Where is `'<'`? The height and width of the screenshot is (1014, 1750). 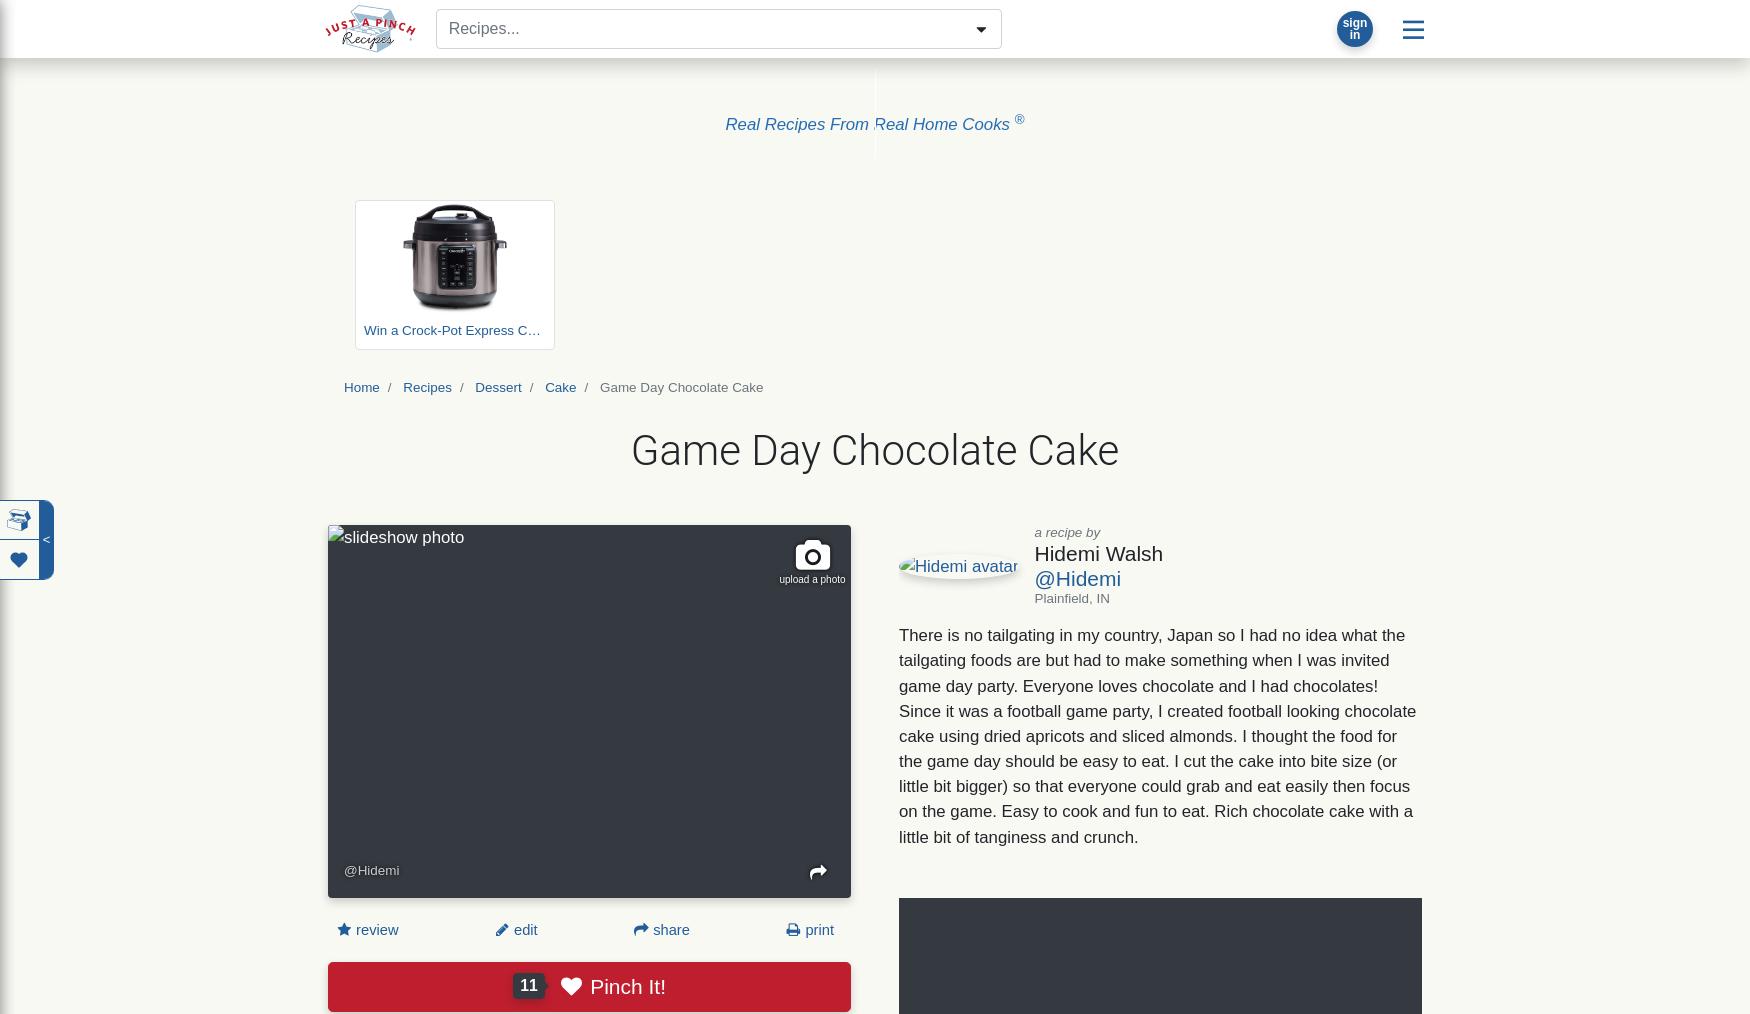
'<' is located at coordinates (45, 538).